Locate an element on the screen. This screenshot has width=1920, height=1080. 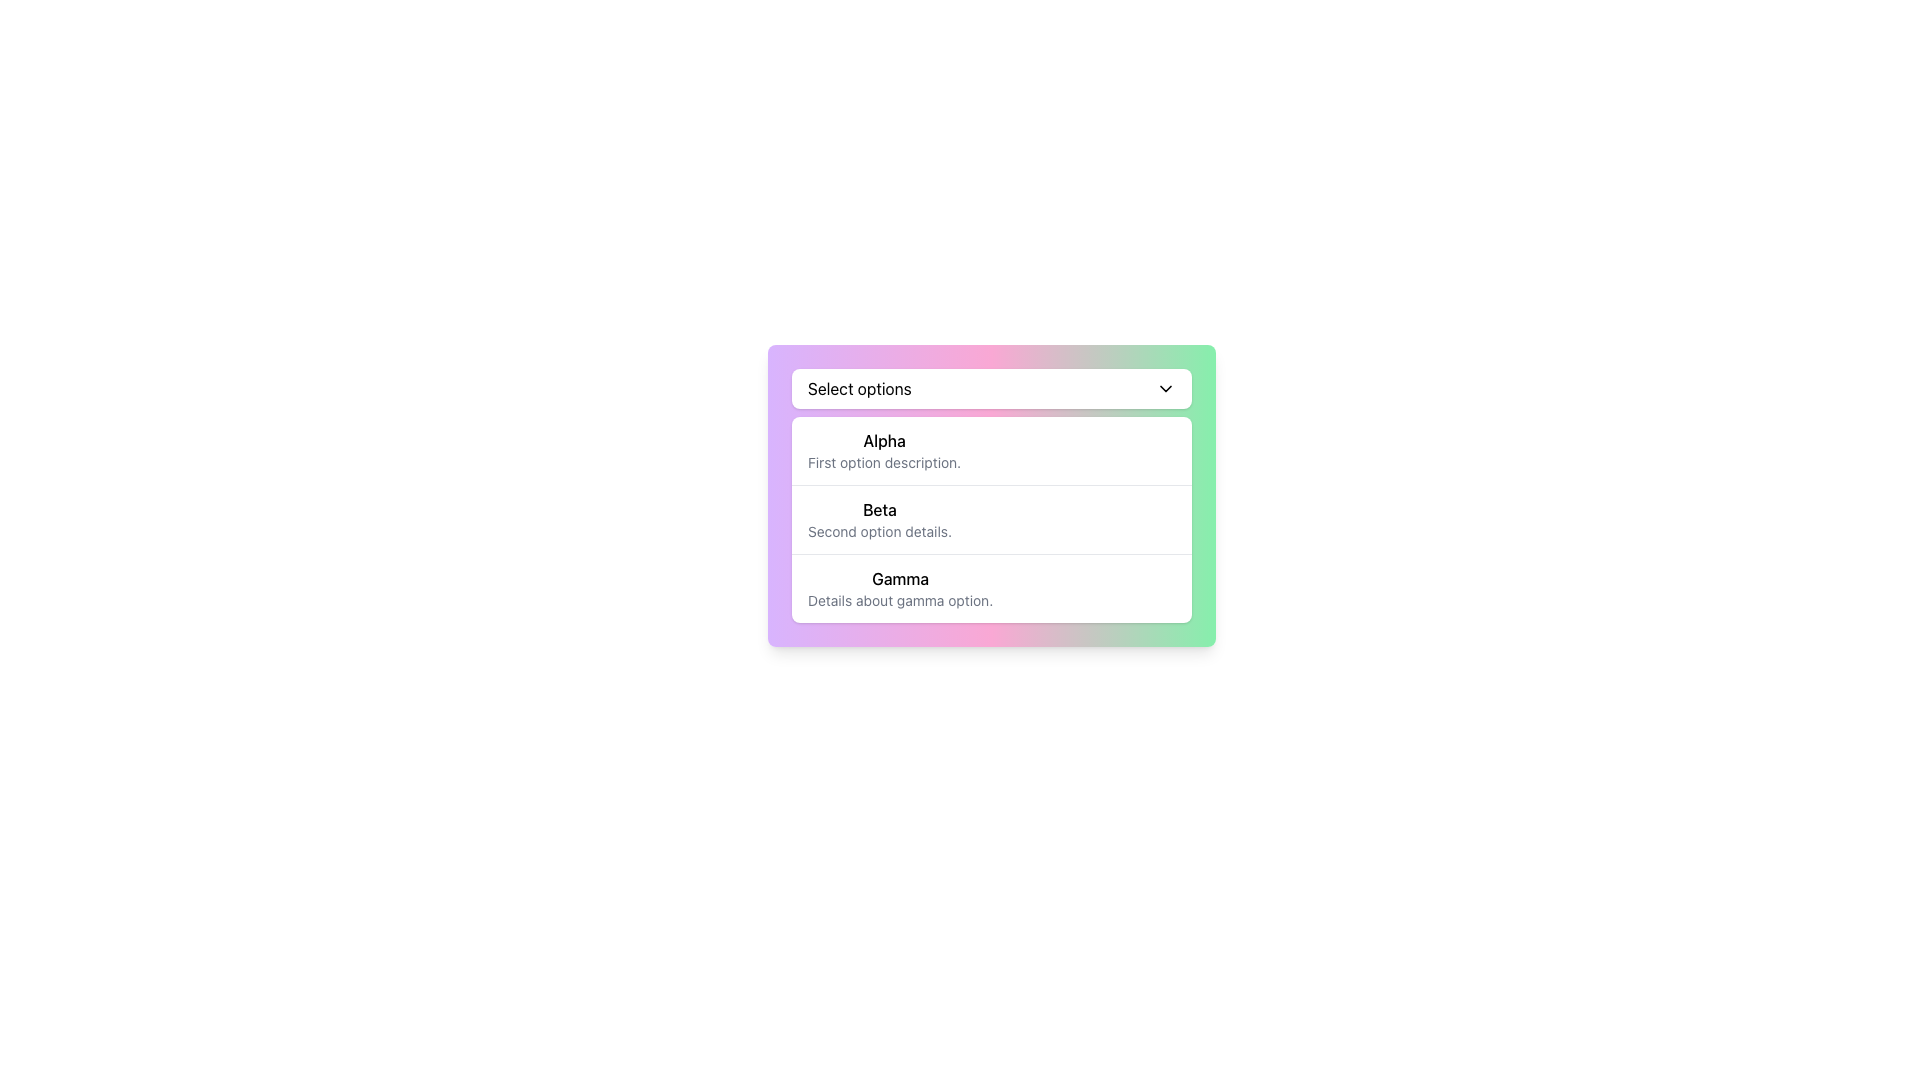
the selectable option labeled 'Alpha' in the dropdown menu is located at coordinates (883, 451).